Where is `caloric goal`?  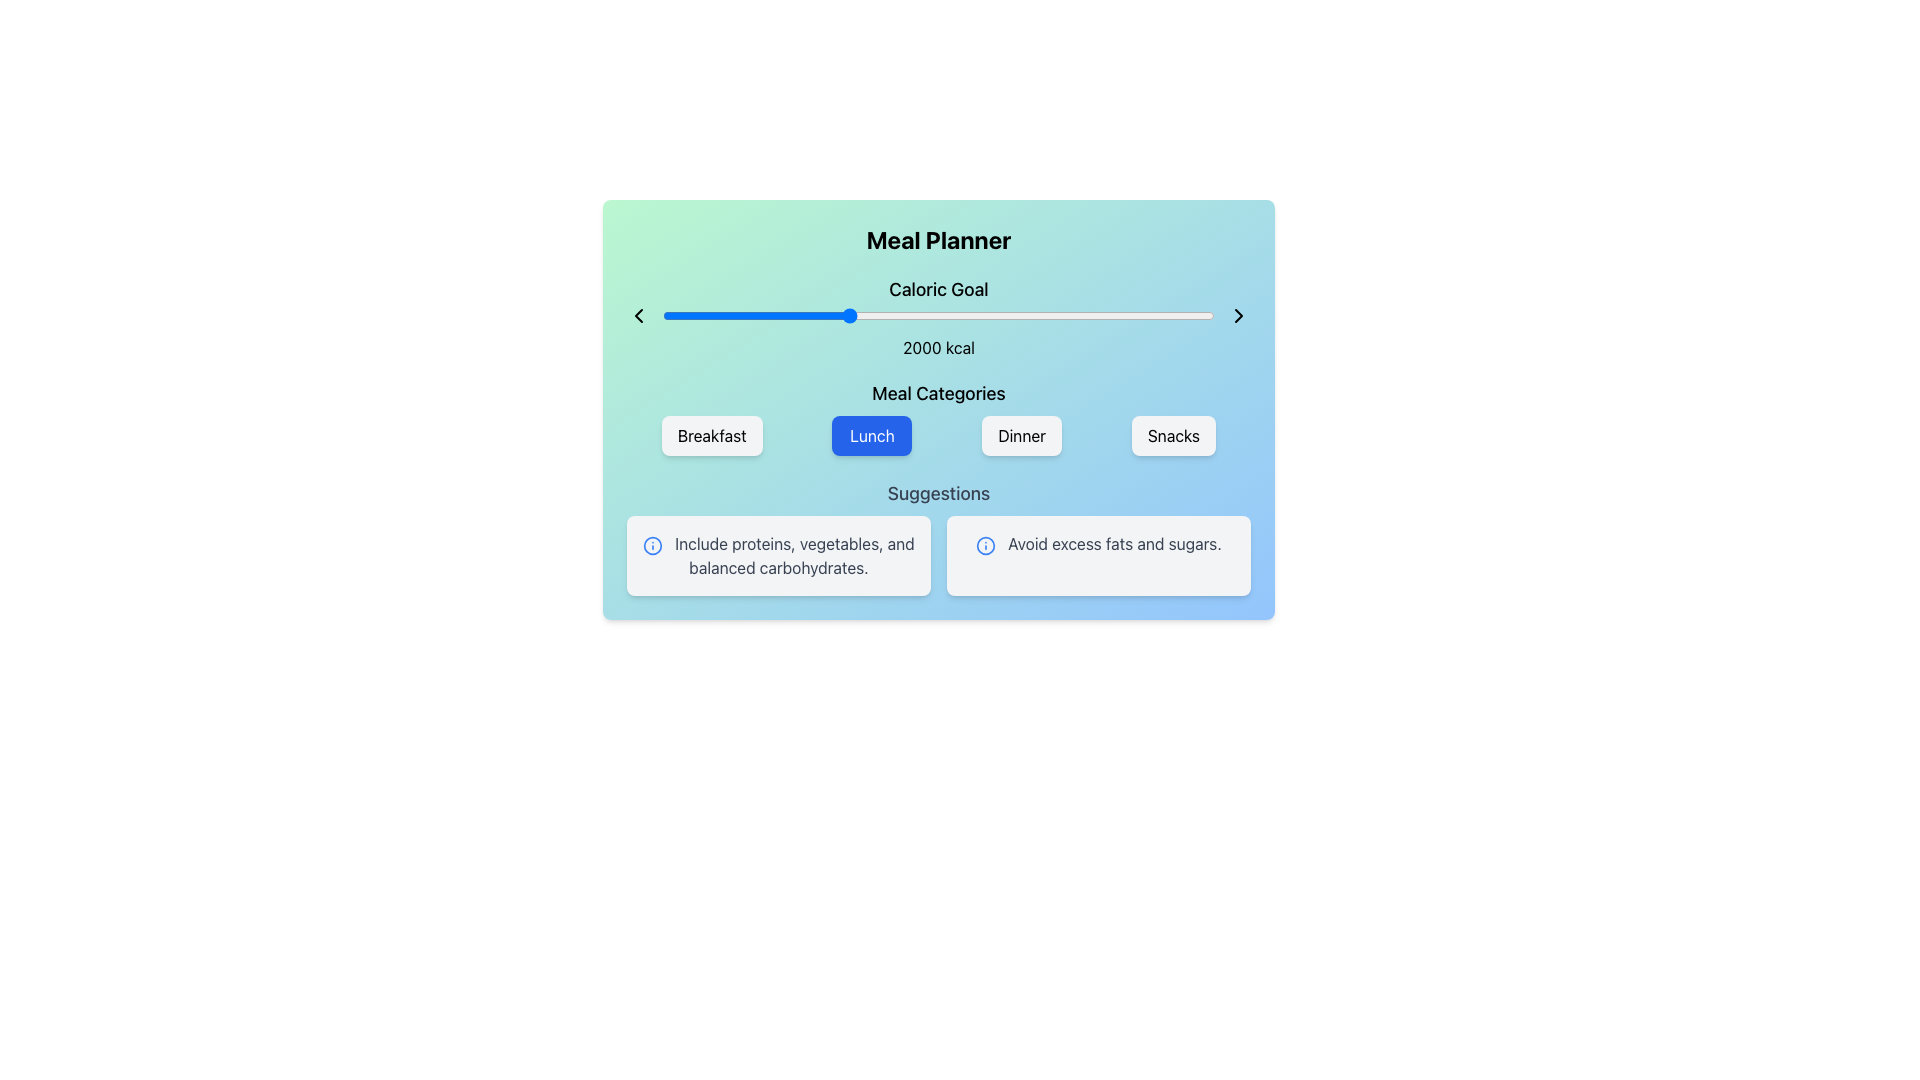
caloric goal is located at coordinates (672, 315).